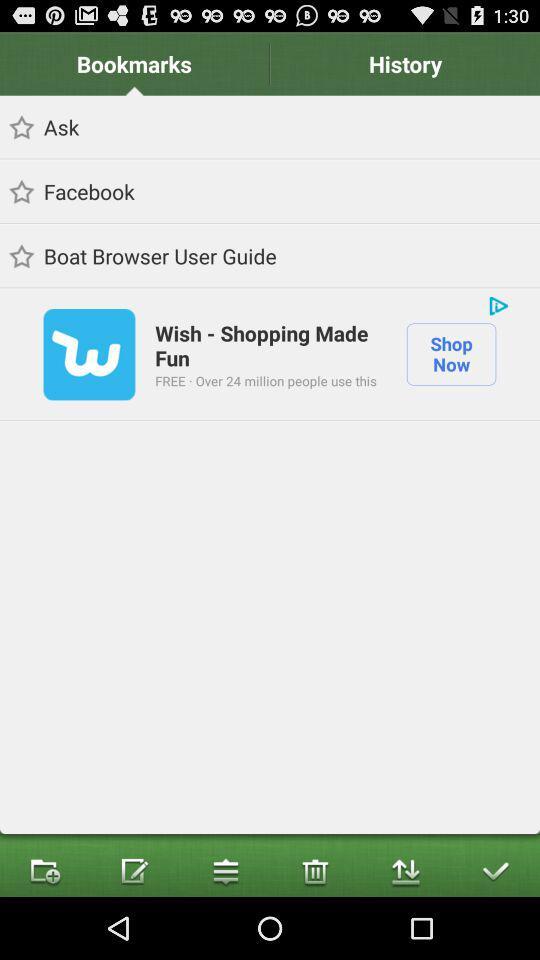 This screenshot has width=540, height=960. What do you see at coordinates (88, 354) in the screenshot?
I see `icon to the left of wish shopping made icon` at bounding box center [88, 354].